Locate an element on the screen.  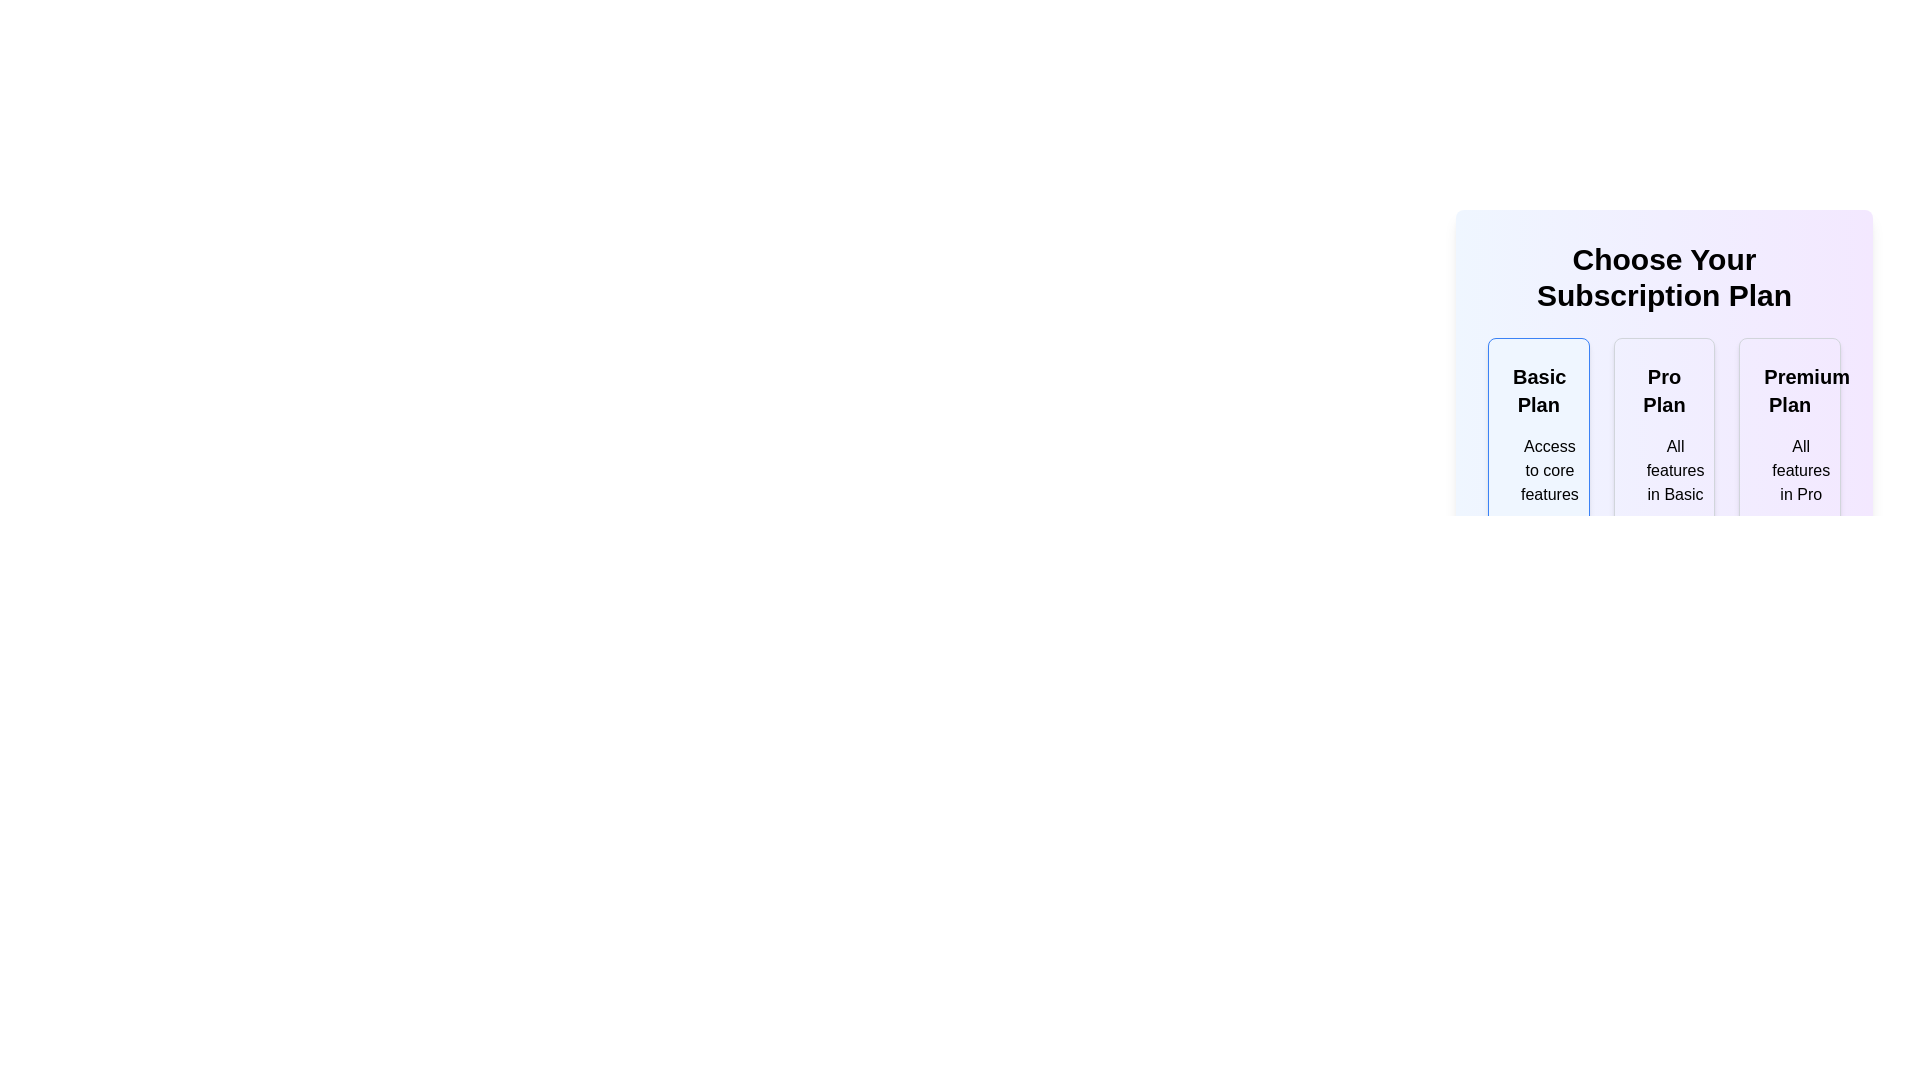
the 'Basic Plan' text label which is bold and large, indicating its importance within the leftmost subscription card is located at coordinates (1537, 390).